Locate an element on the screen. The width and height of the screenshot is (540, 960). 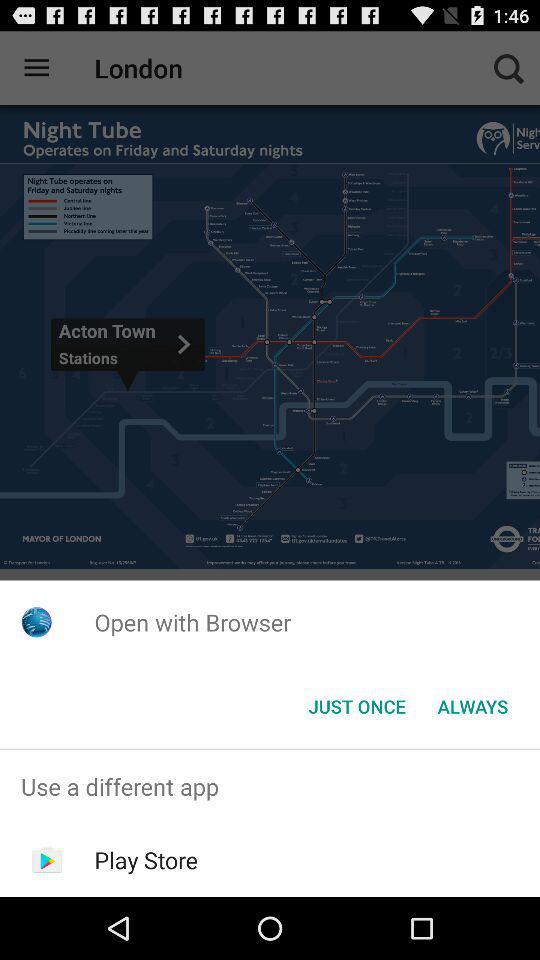
button to the left of the always icon is located at coordinates (356, 706).